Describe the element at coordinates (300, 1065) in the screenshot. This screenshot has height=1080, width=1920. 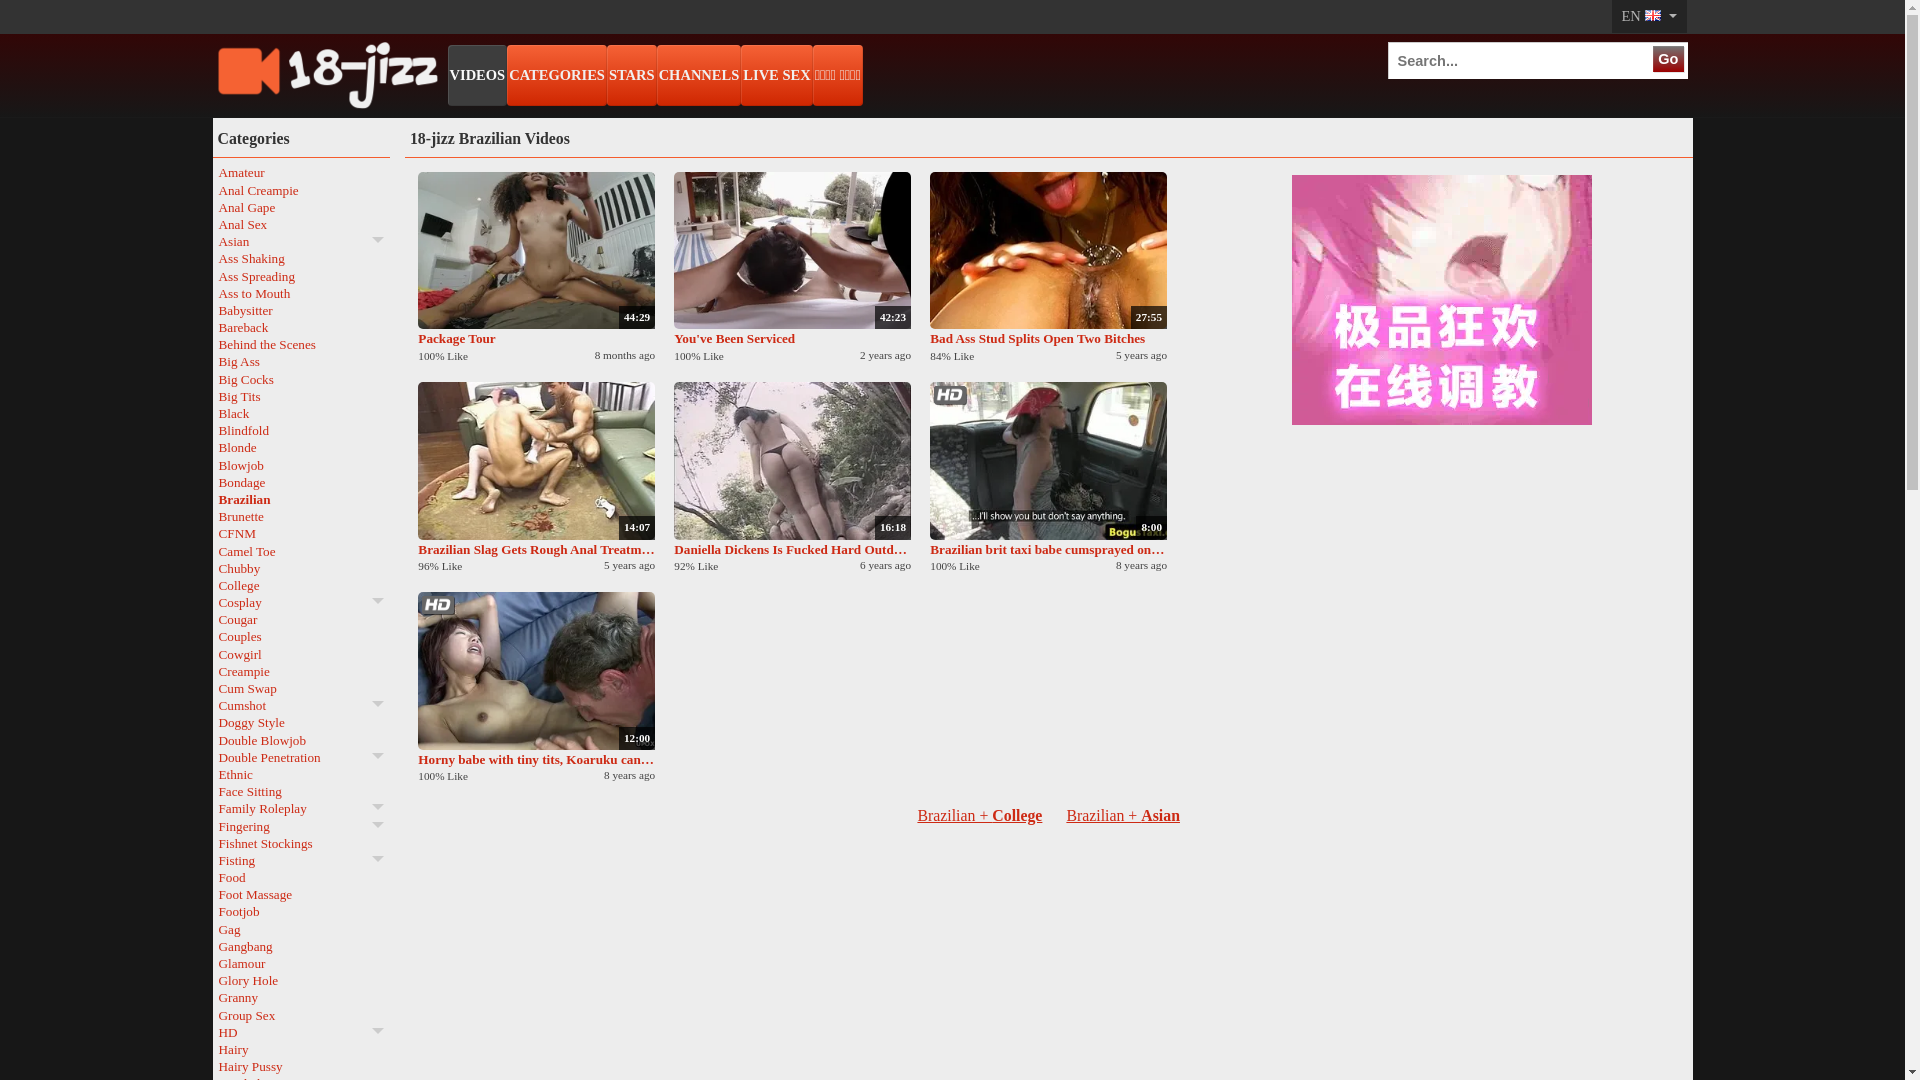
I see `'Hairy Pussy'` at that location.